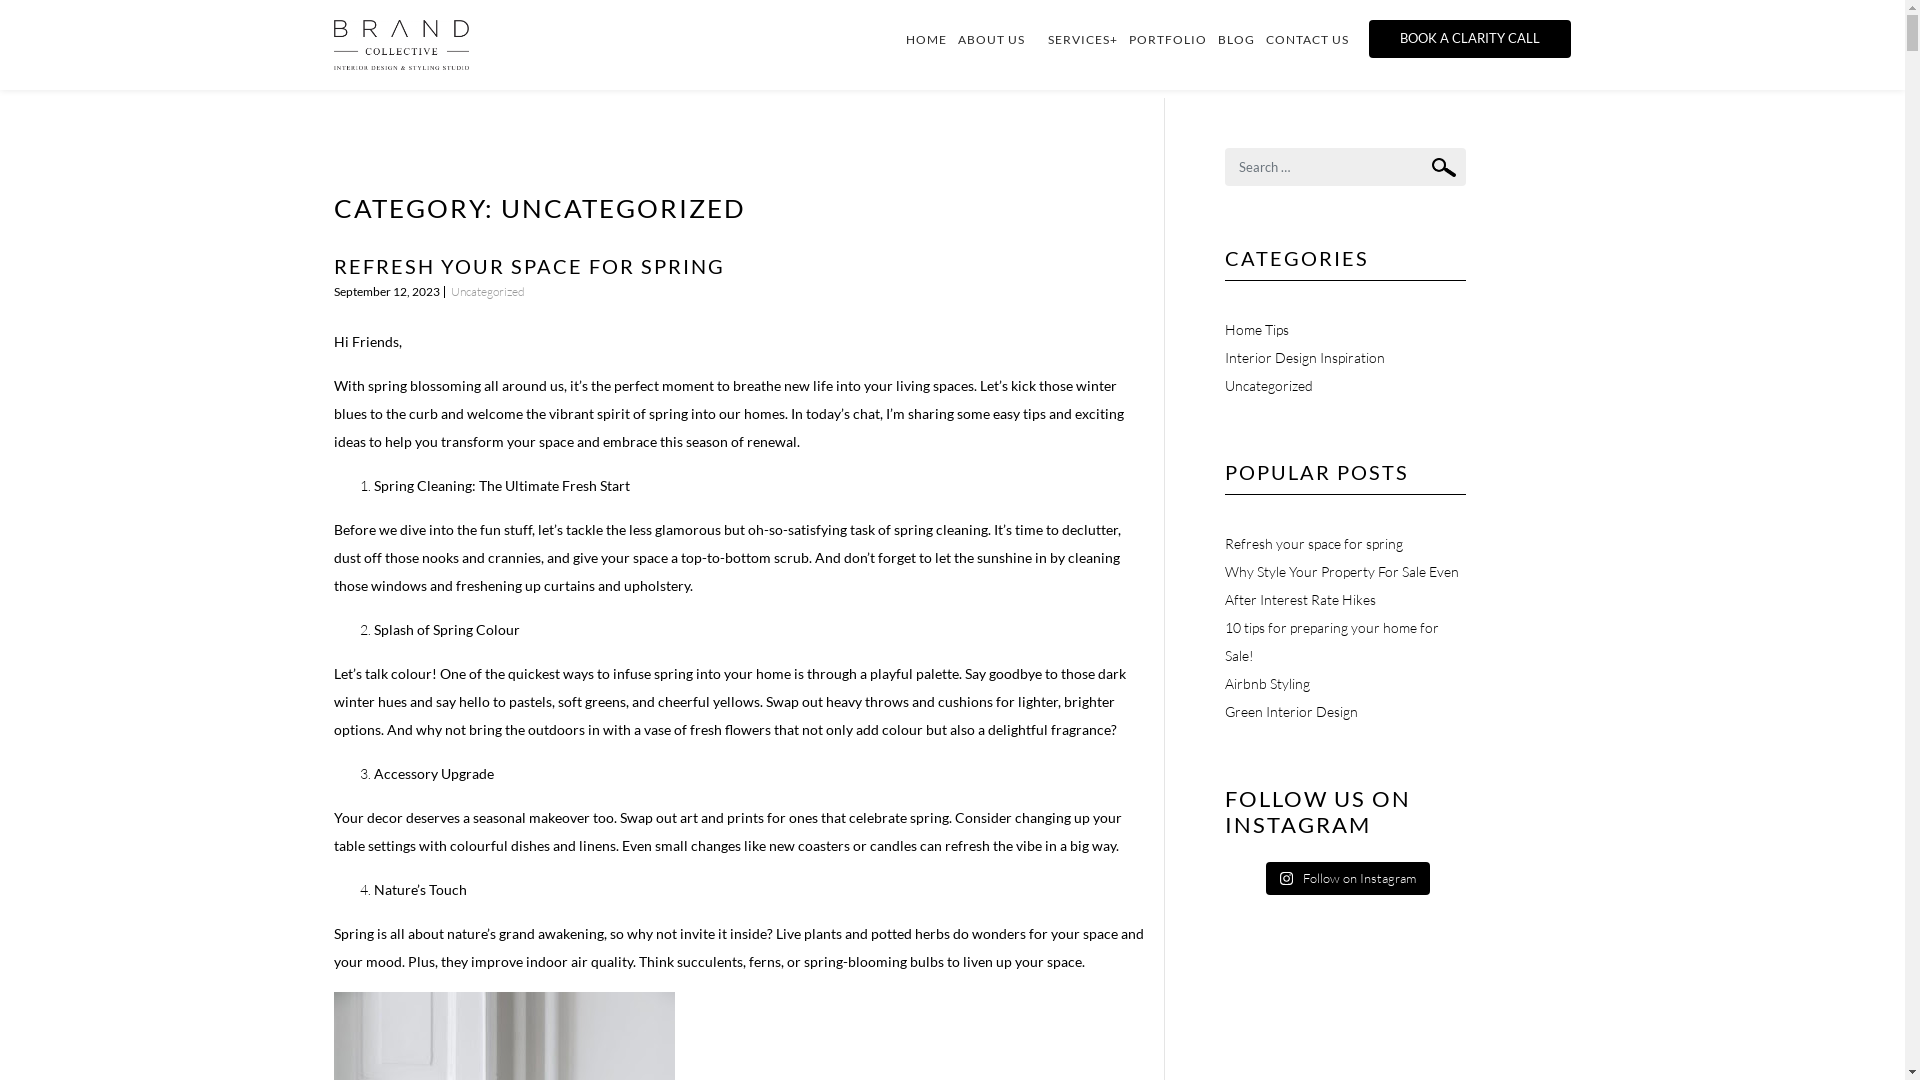 The height and width of the screenshot is (1080, 1920). What do you see at coordinates (1256, 328) in the screenshot?
I see `'Home Tips'` at bounding box center [1256, 328].